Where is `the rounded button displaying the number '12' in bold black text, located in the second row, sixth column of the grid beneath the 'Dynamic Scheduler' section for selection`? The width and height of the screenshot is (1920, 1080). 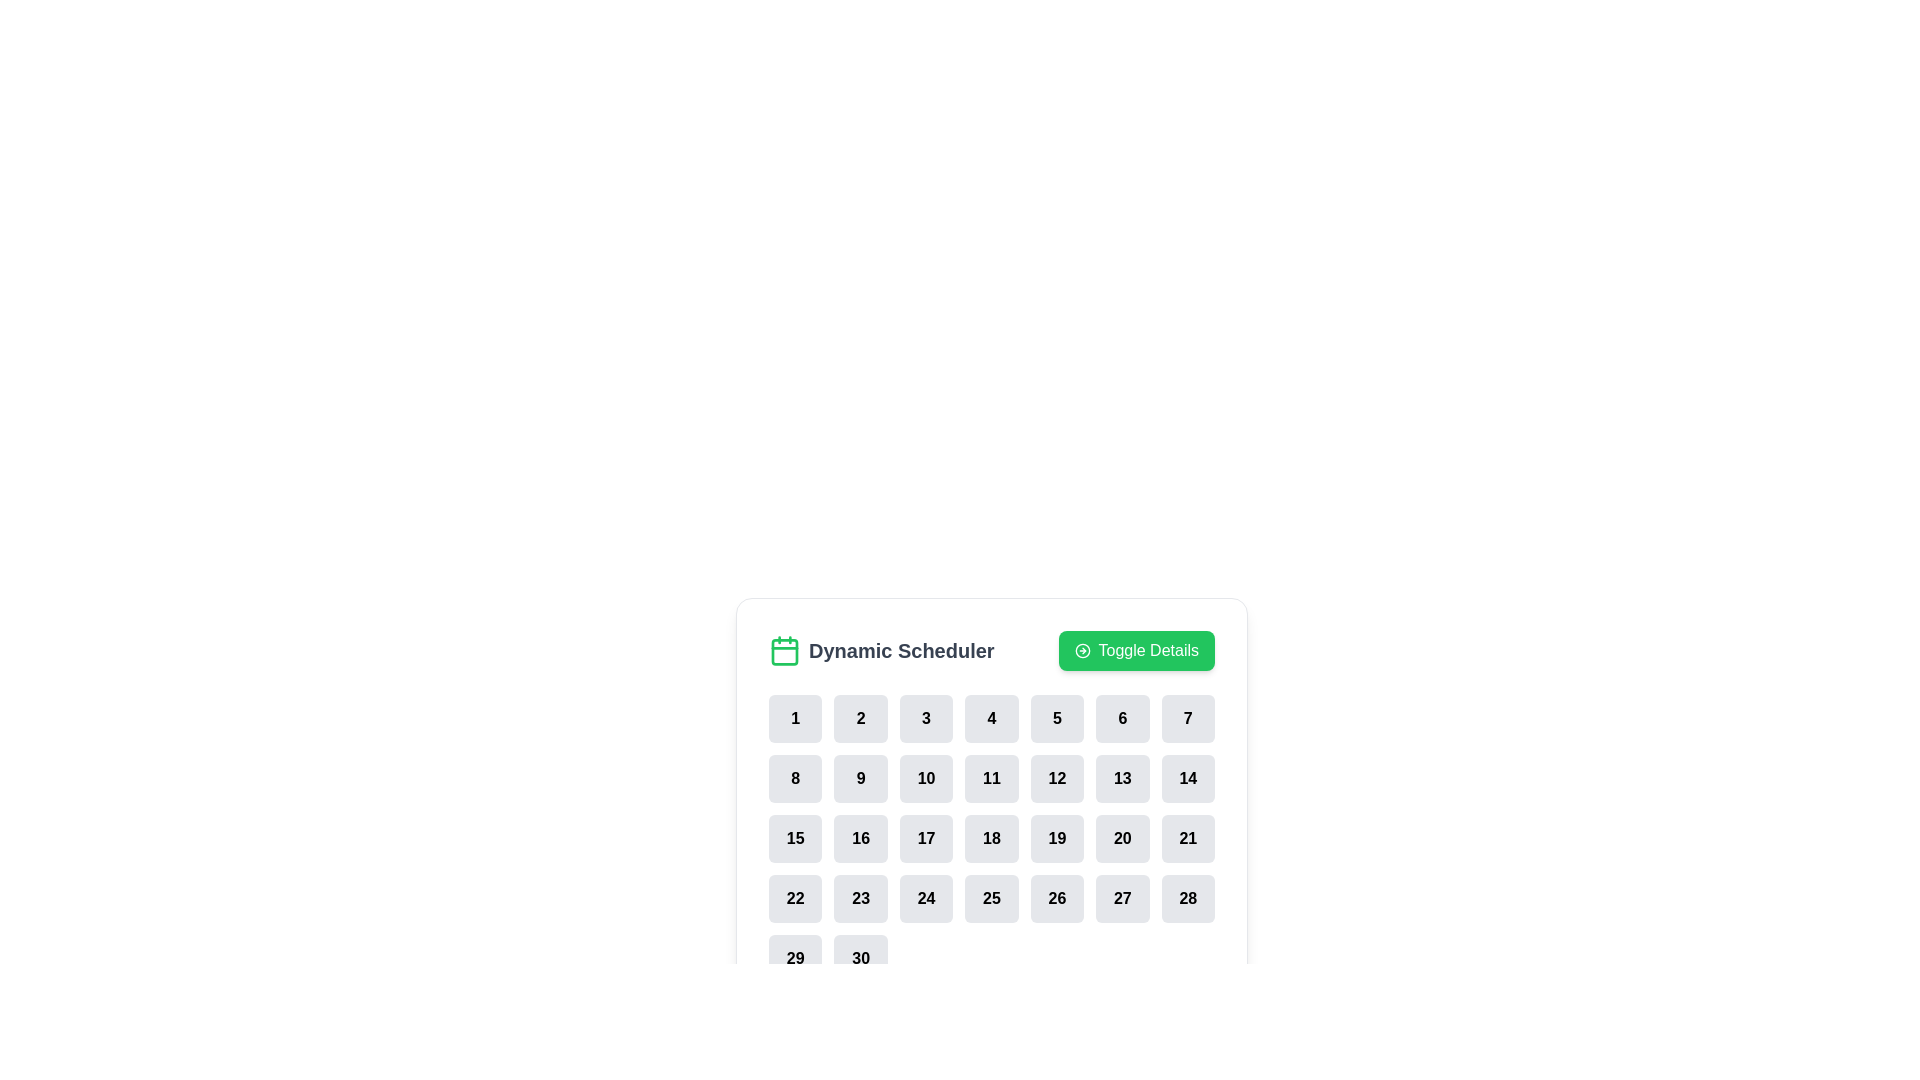
the rounded button displaying the number '12' in bold black text, located in the second row, sixth column of the grid beneath the 'Dynamic Scheduler' section for selection is located at coordinates (1056, 778).